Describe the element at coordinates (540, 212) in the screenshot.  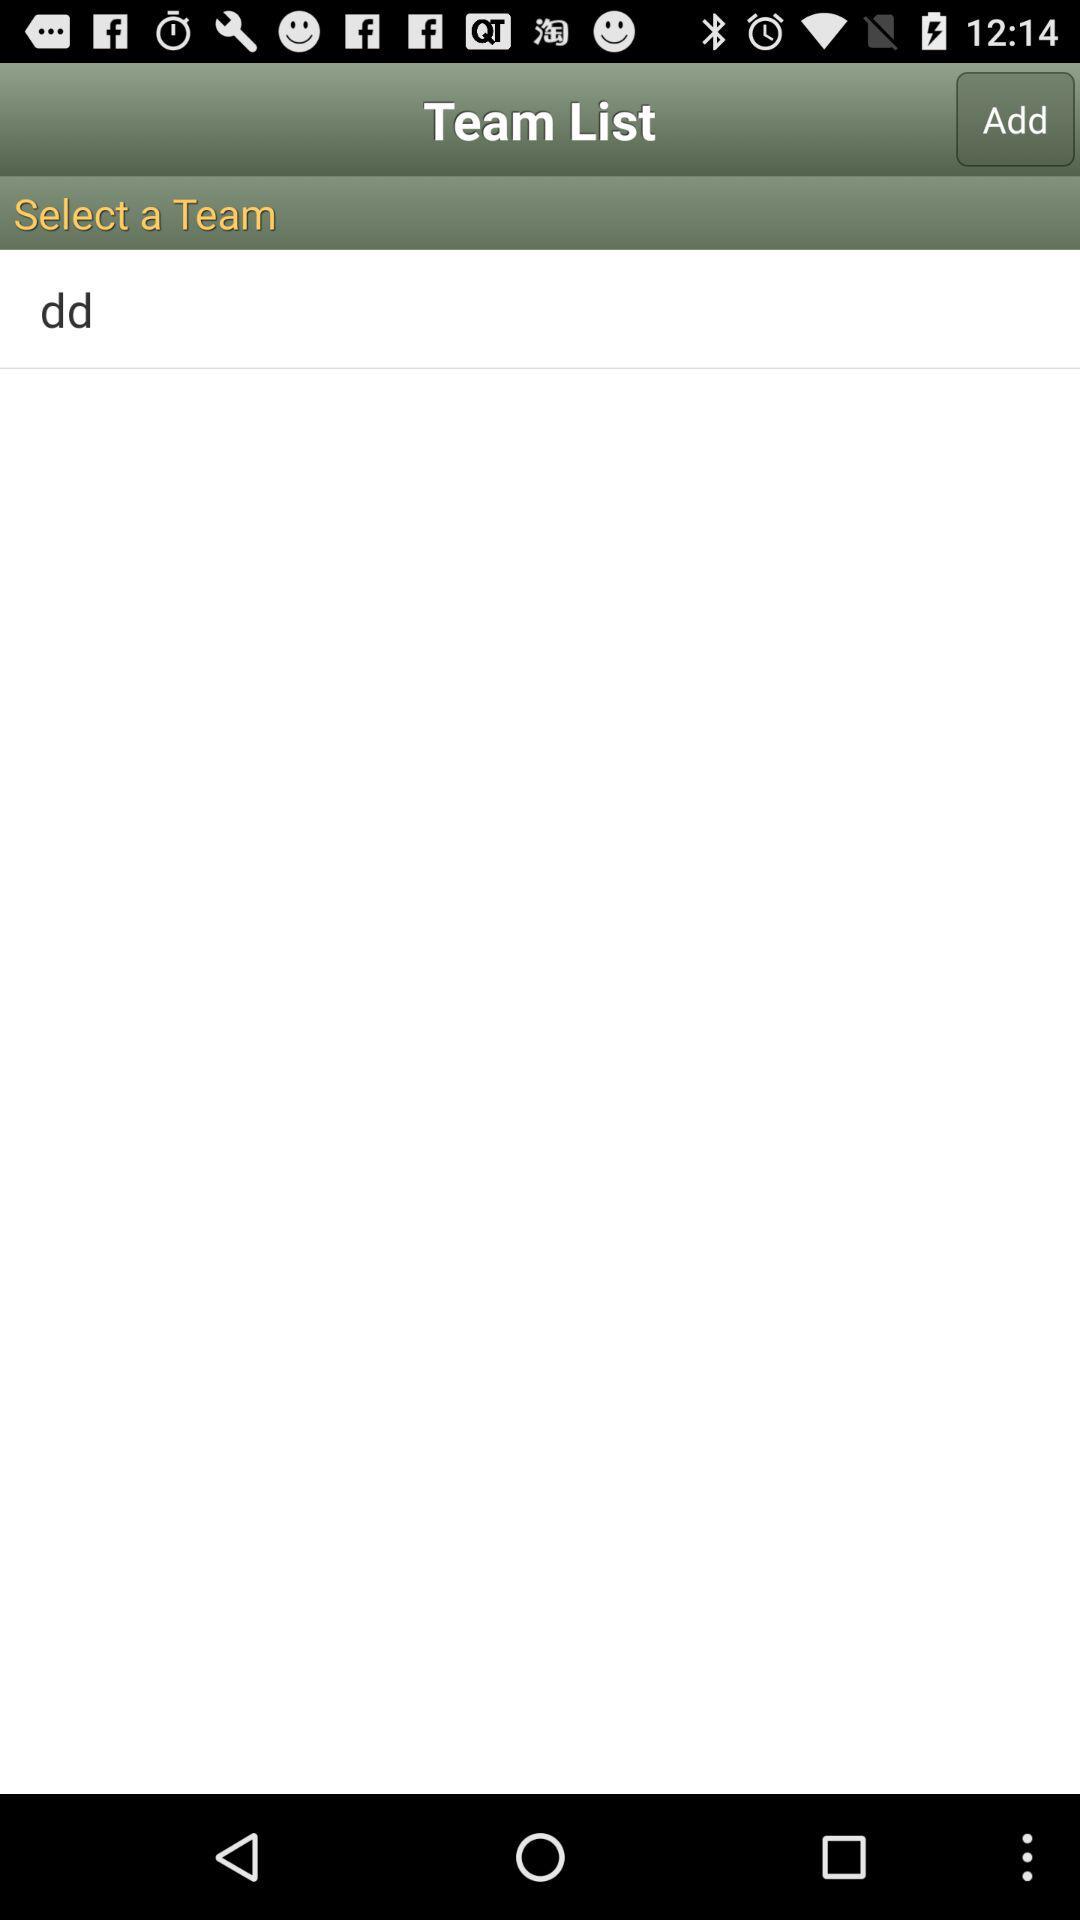
I see `icon above dd icon` at that location.